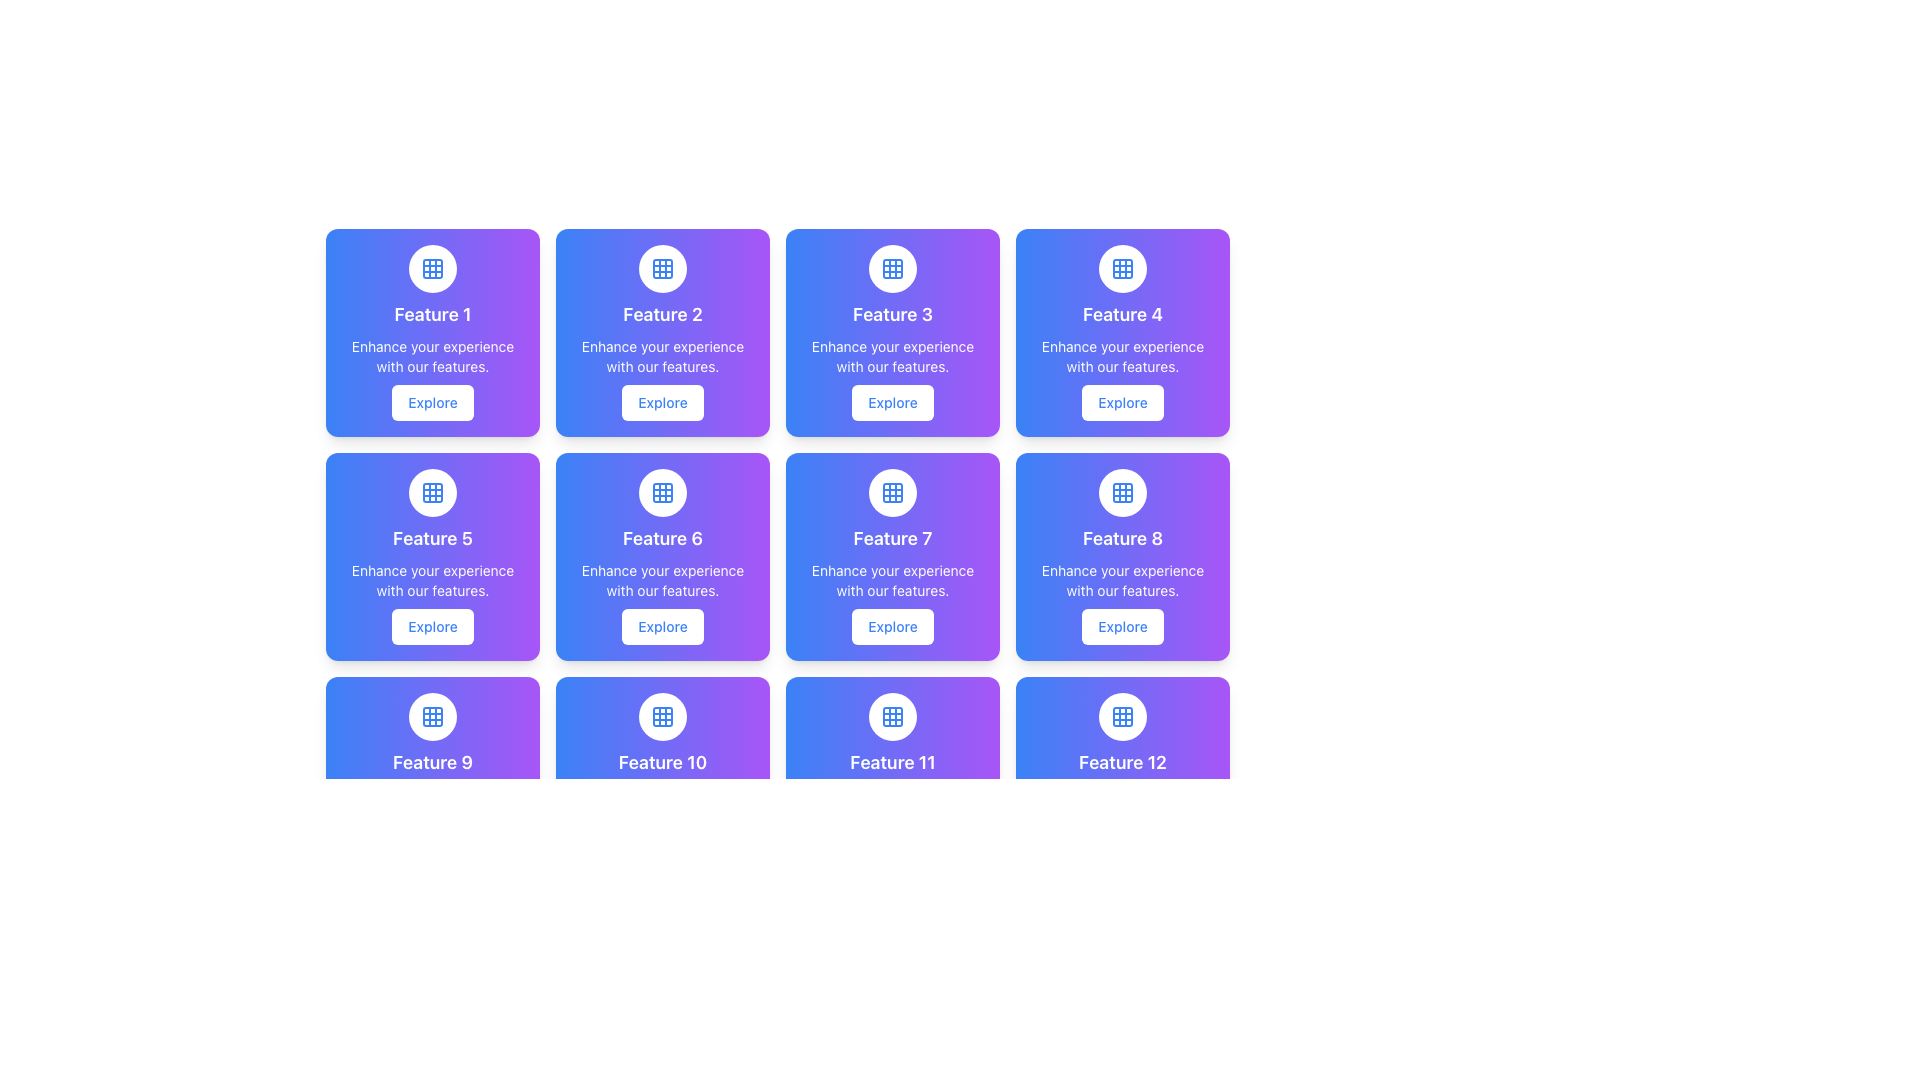 The image size is (1920, 1080). What do you see at coordinates (1123, 716) in the screenshot?
I see `the blue grid-like icon consisting of nine smaller squares, which is centered within a circular background on the card labeled 'Feature 12'` at bounding box center [1123, 716].